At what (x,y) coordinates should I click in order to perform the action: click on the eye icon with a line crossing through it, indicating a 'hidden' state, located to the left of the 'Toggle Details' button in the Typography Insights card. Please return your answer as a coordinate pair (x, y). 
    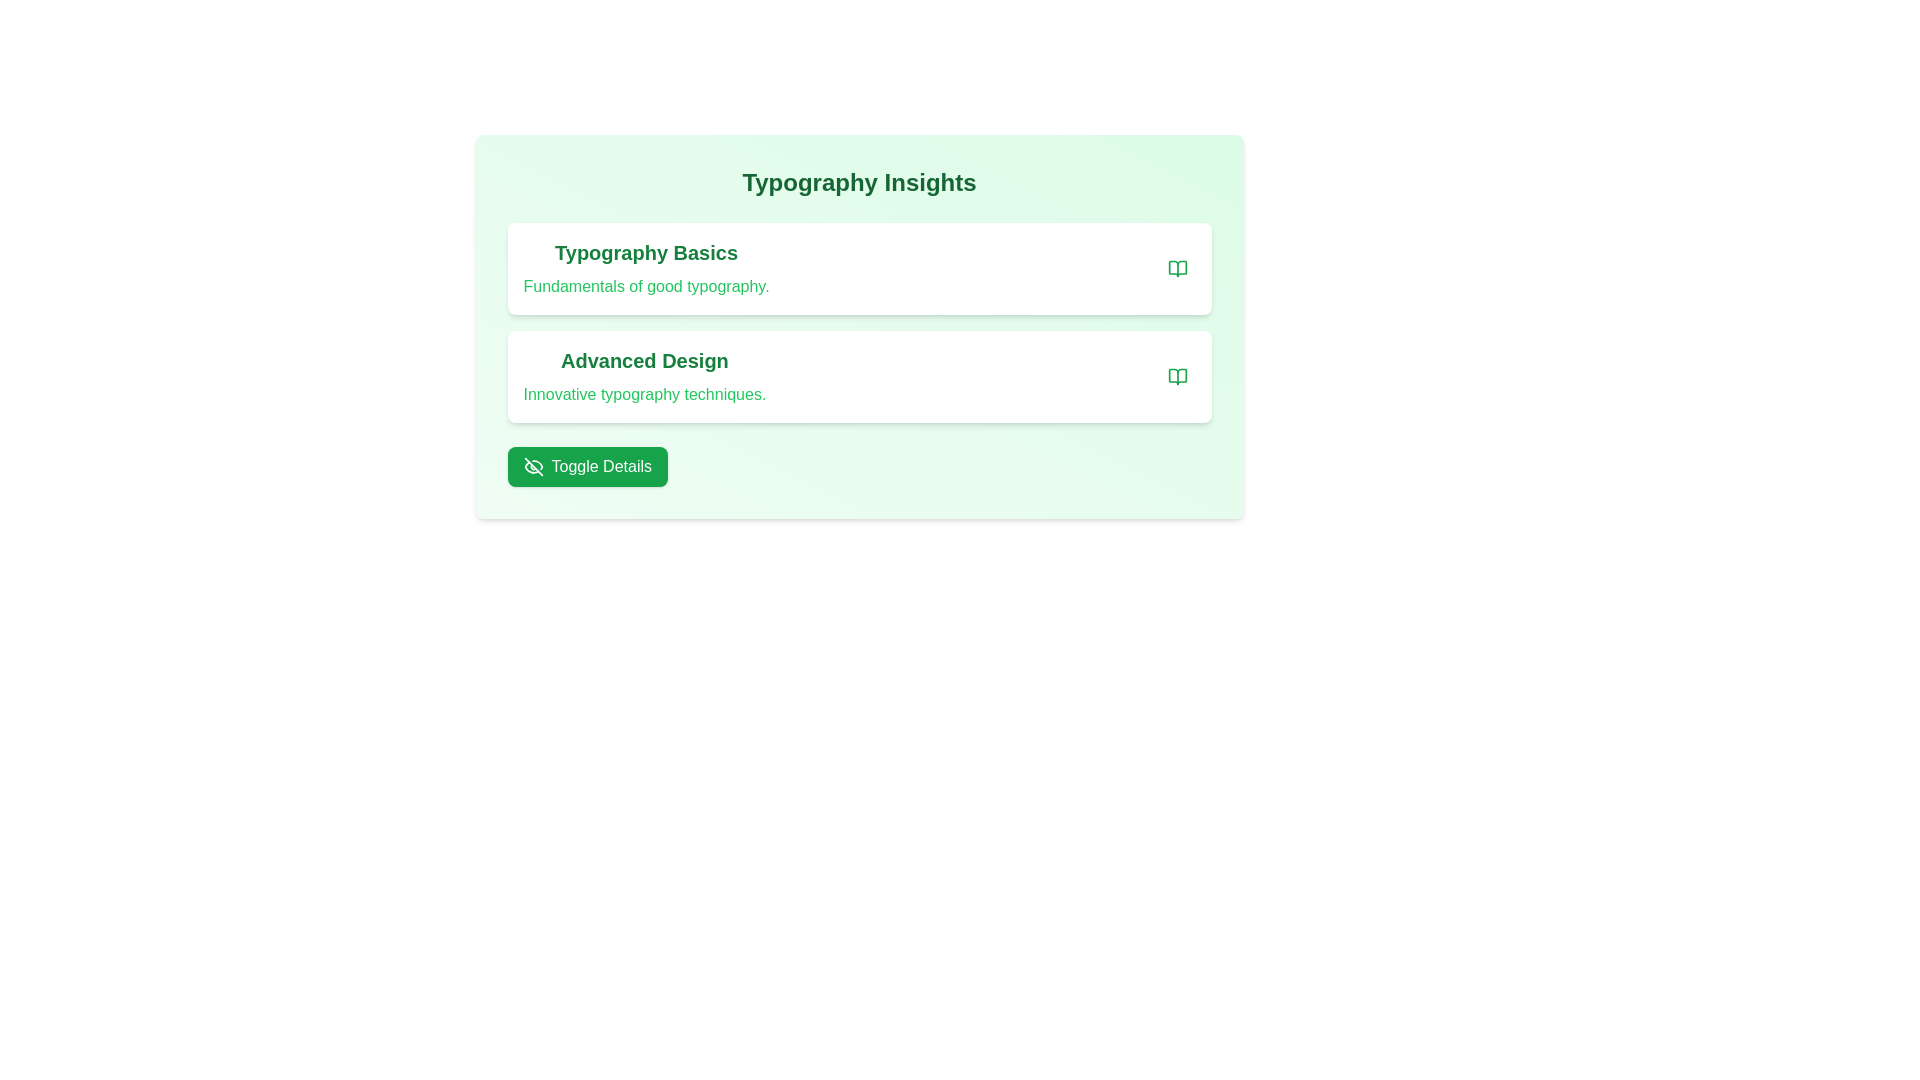
    Looking at the image, I should click on (533, 466).